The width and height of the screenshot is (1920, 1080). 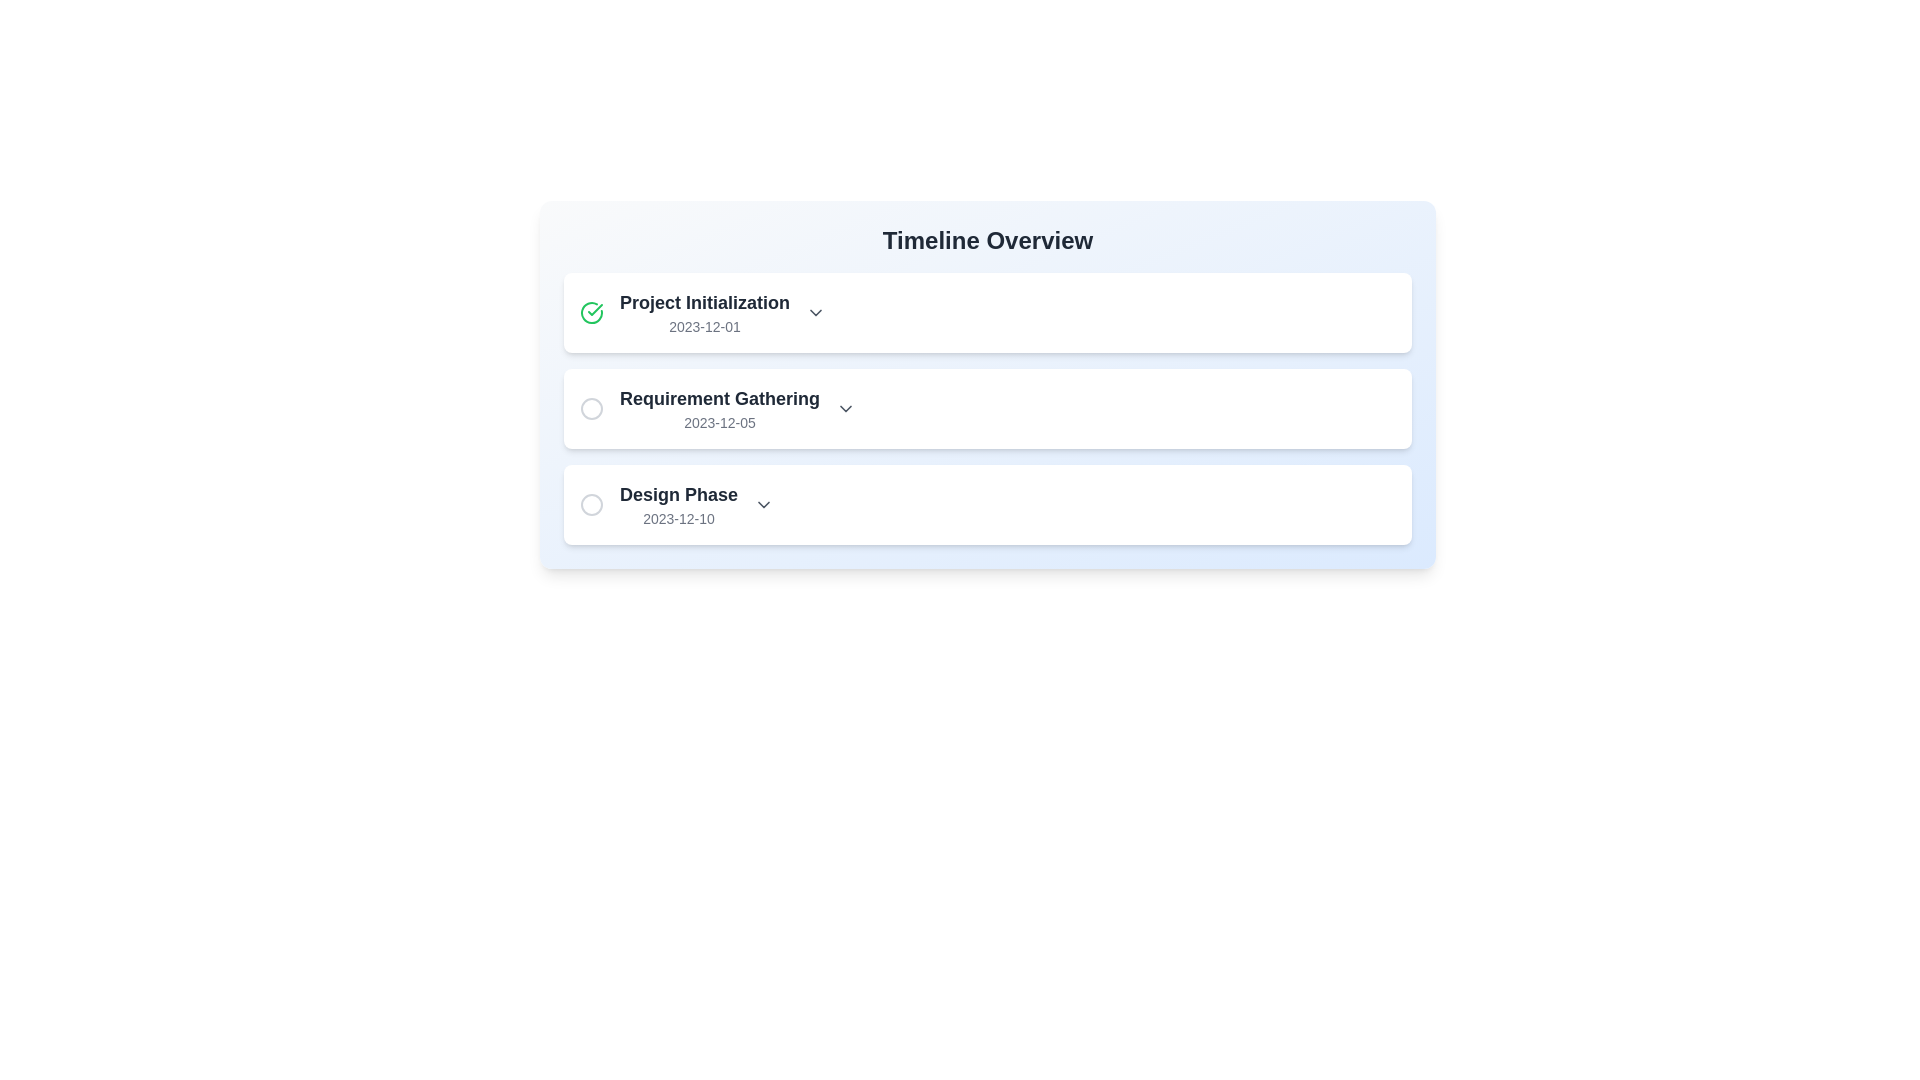 What do you see at coordinates (762, 504) in the screenshot?
I see `the chevron-down icon located to the far right of the 'Design Phase' text` at bounding box center [762, 504].